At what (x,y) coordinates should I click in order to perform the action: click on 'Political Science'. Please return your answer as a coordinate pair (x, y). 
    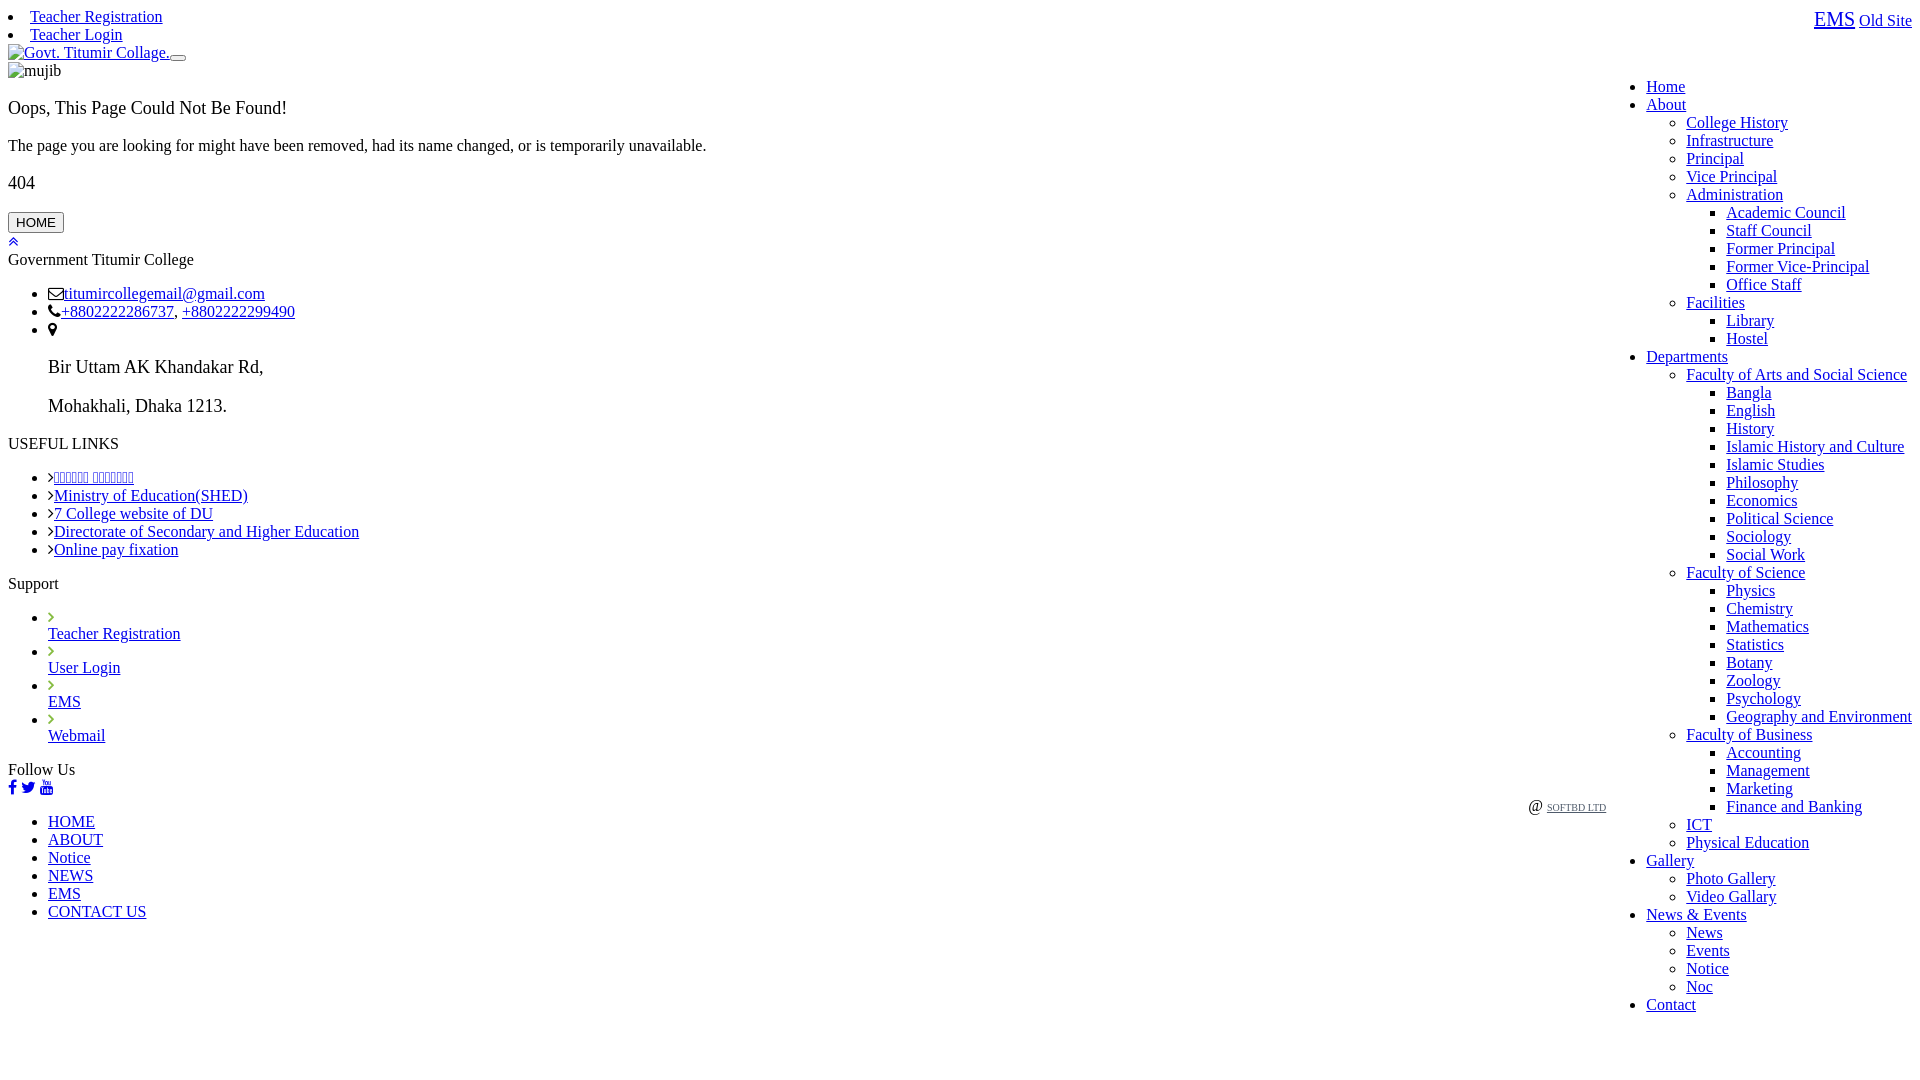
    Looking at the image, I should click on (1779, 517).